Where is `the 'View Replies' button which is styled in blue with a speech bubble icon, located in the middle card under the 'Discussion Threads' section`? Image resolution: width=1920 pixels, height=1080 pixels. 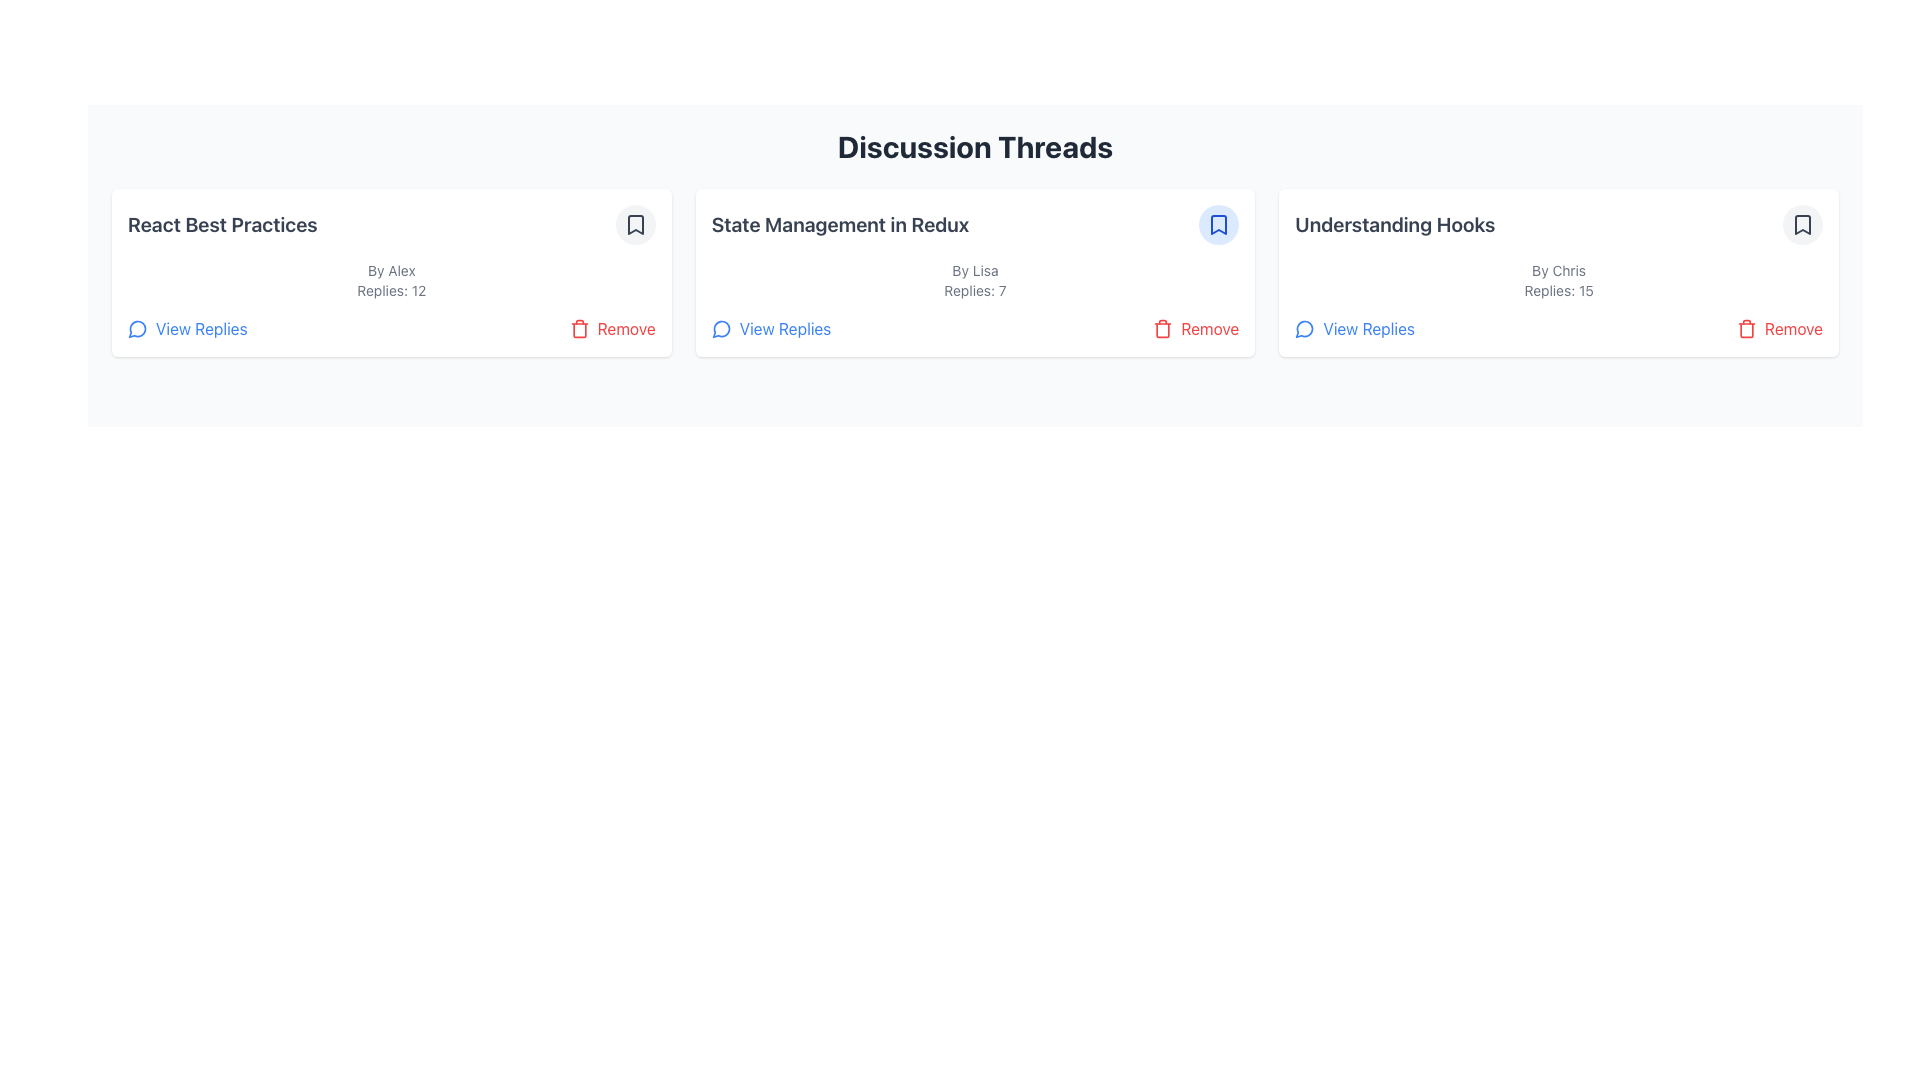 the 'View Replies' button which is styled in blue with a speech bubble icon, located in the middle card under the 'Discussion Threads' section is located at coordinates (770, 327).